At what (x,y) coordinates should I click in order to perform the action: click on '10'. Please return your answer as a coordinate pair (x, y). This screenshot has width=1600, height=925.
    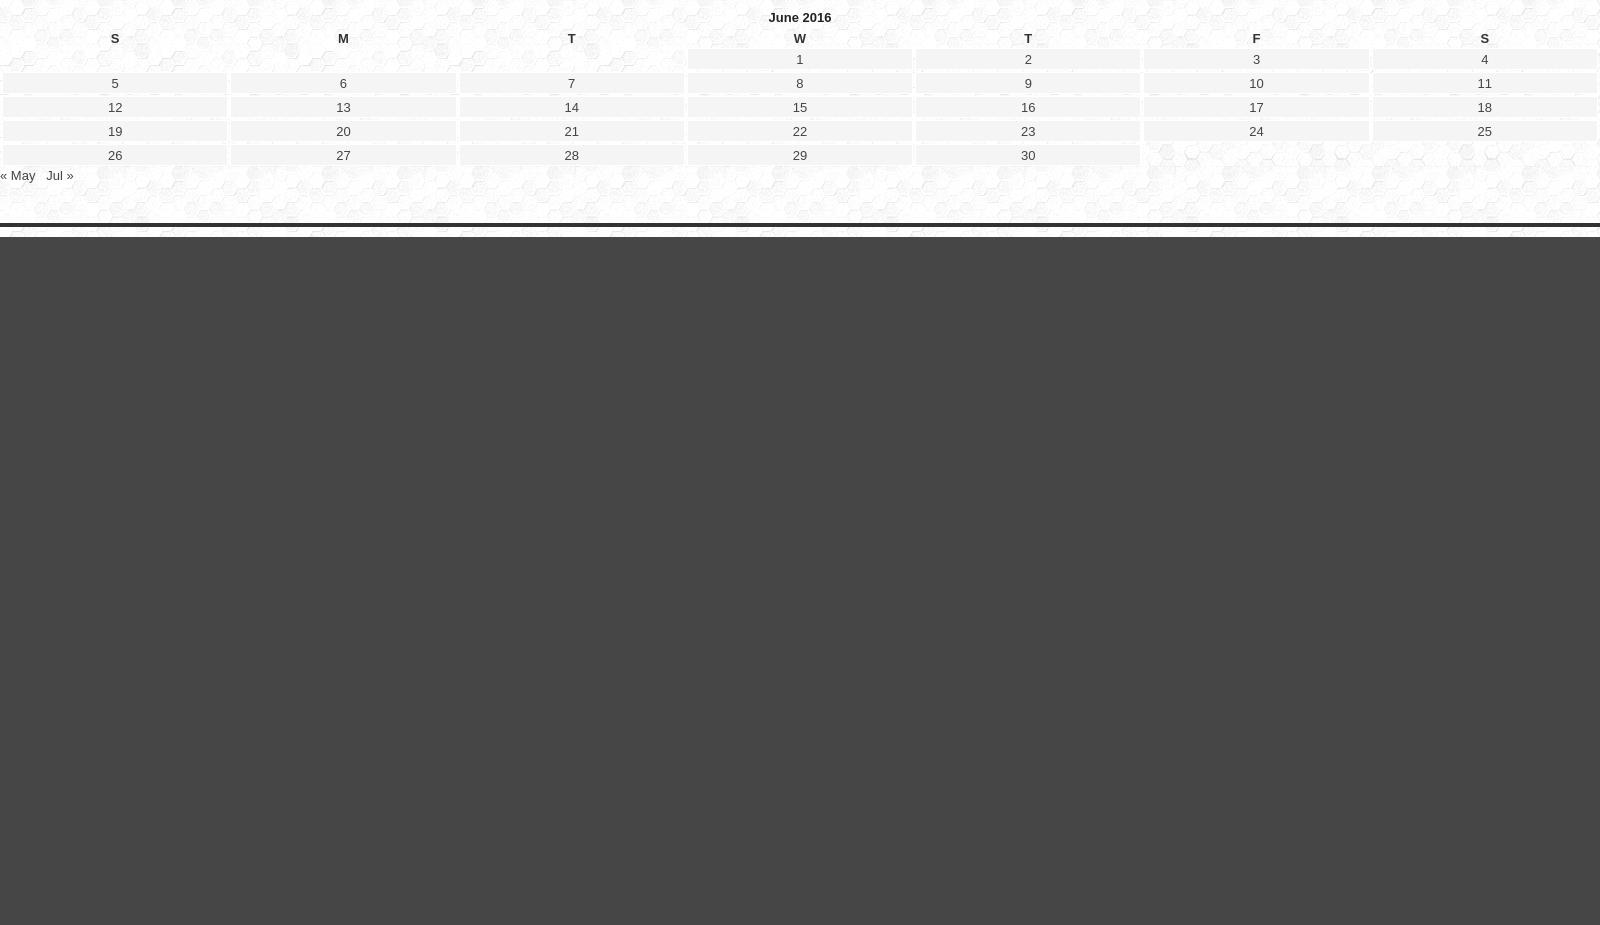
    Looking at the image, I should click on (1255, 575).